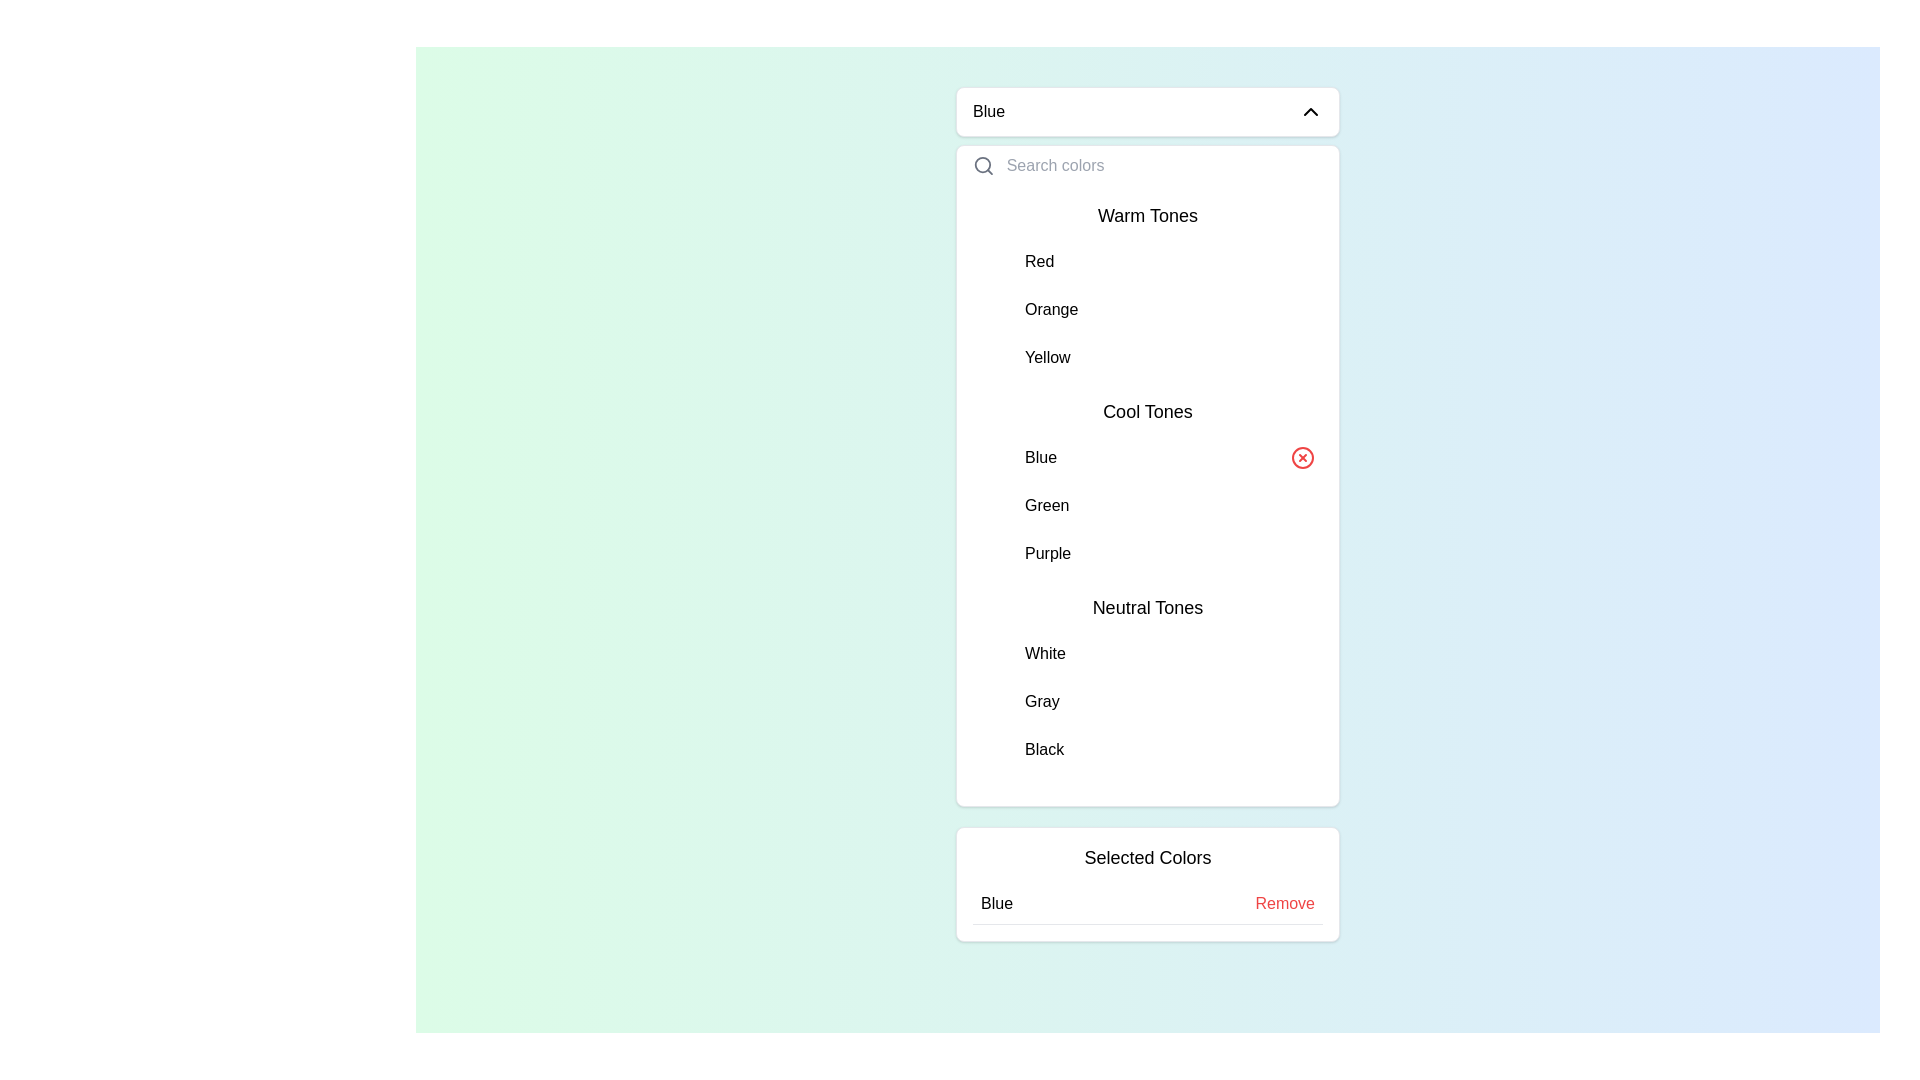 The width and height of the screenshot is (1920, 1080). Describe the element at coordinates (1302, 458) in the screenshot. I see `the 'remove' or 'delete' button to the right of the 'Blue' color item` at that location.